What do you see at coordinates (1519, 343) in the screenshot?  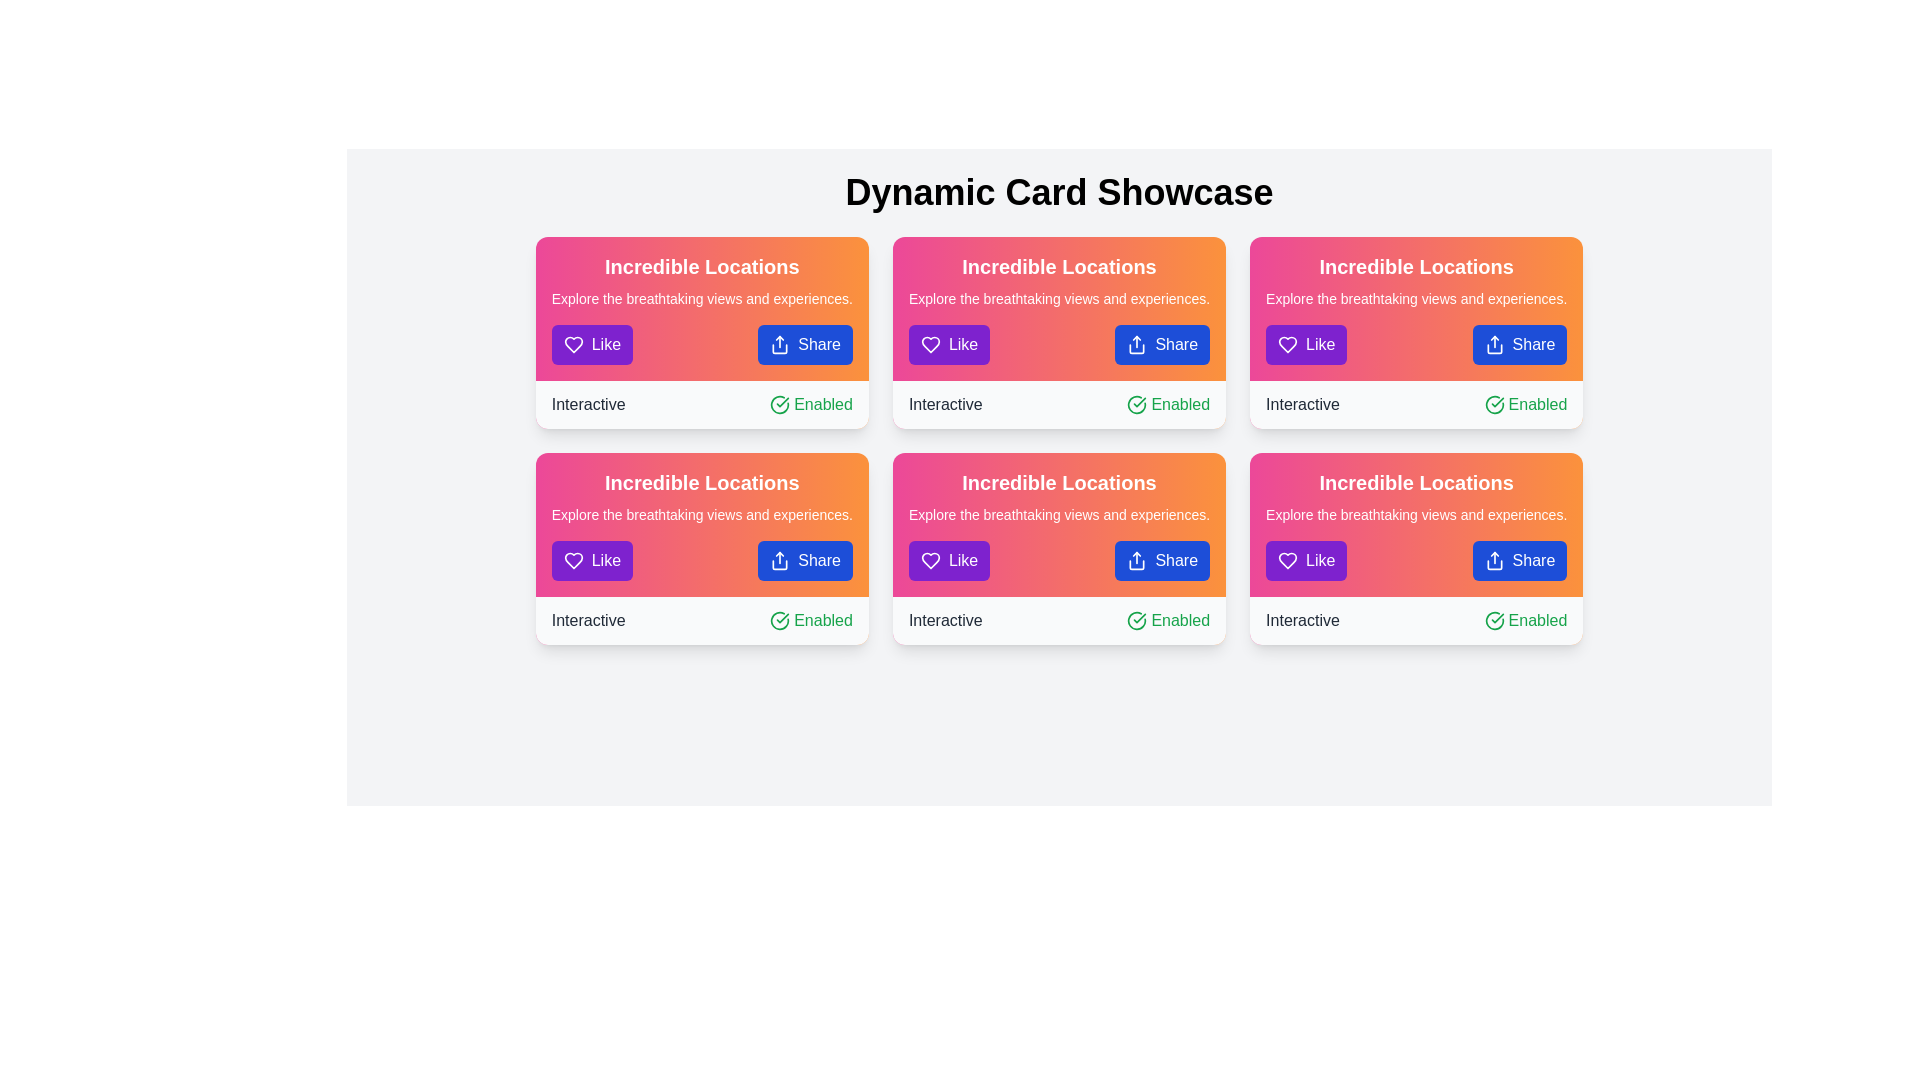 I see `the share button located at the bottom of the card, immediately to the right of the 'Like' button` at bounding box center [1519, 343].